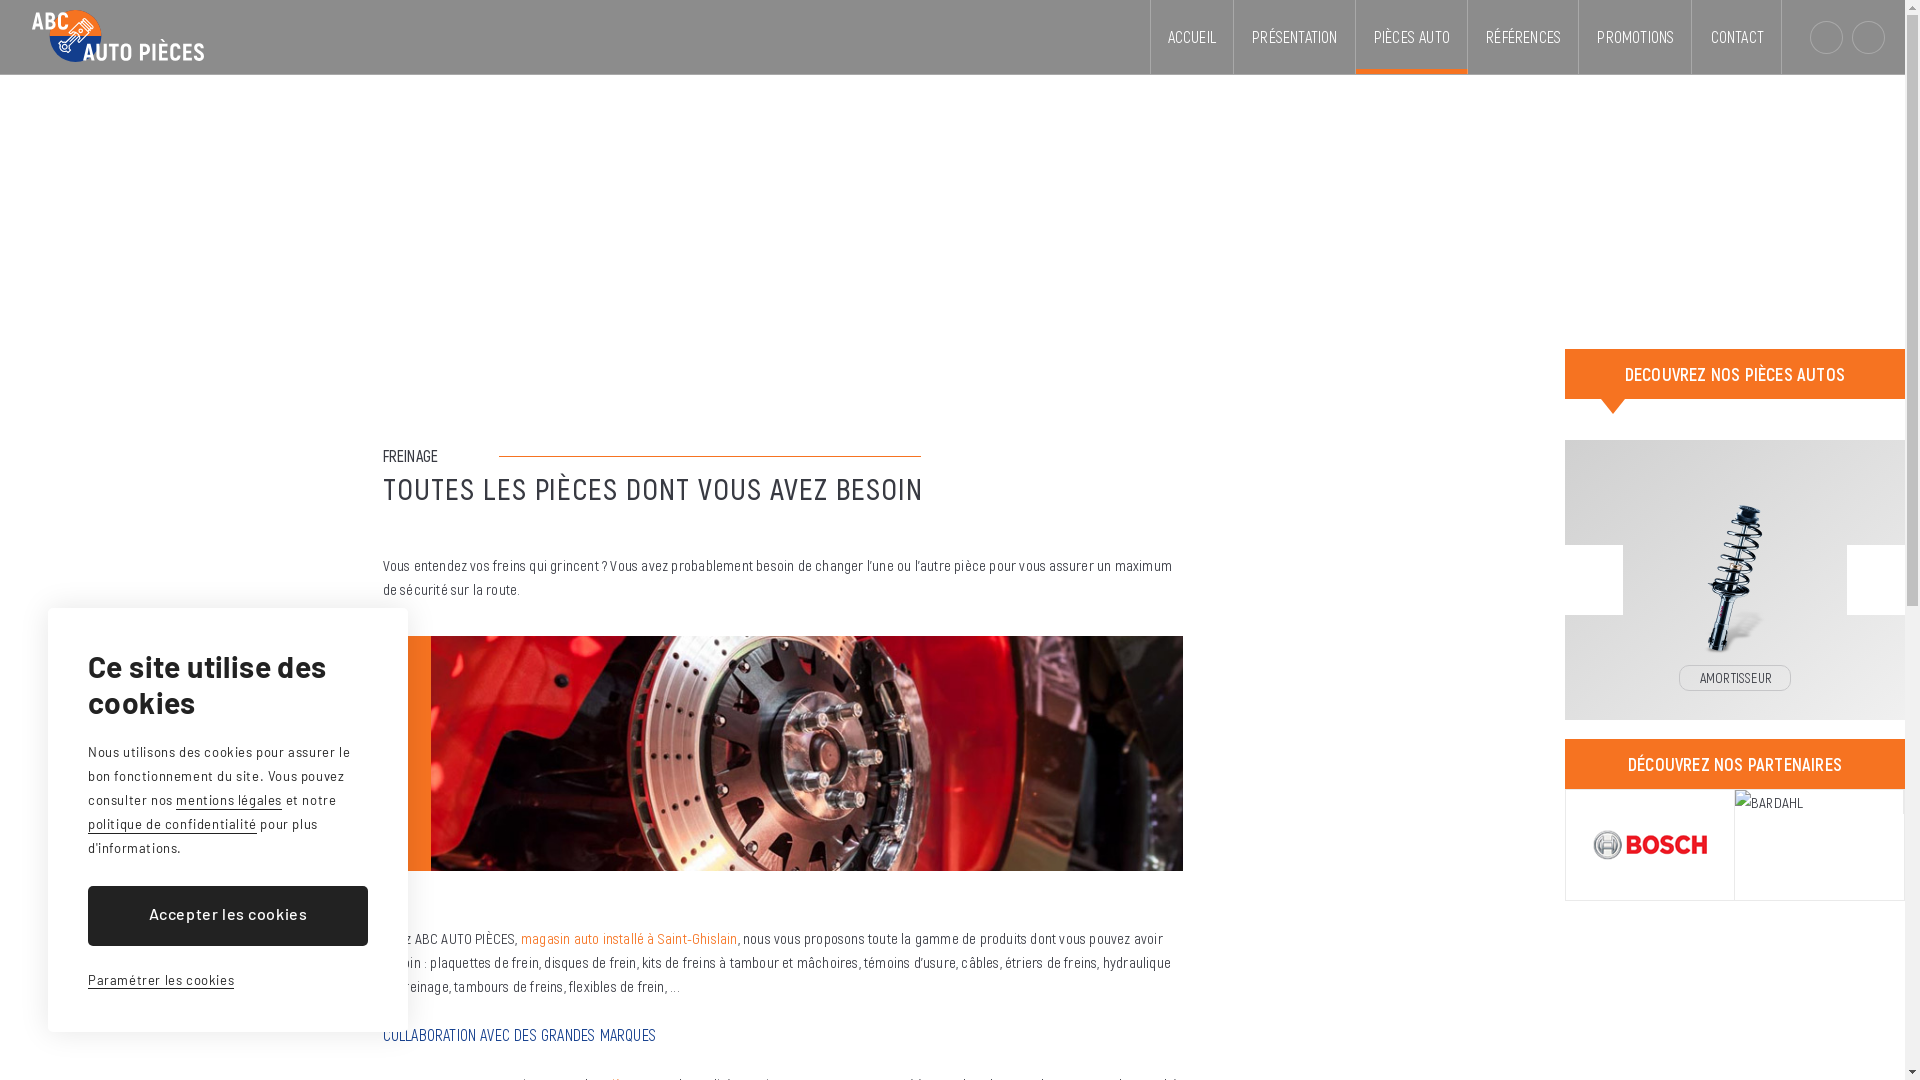 This screenshot has width=1920, height=1080. Describe the element at coordinates (1867, 37) in the screenshot. I see `'Facebook'` at that location.